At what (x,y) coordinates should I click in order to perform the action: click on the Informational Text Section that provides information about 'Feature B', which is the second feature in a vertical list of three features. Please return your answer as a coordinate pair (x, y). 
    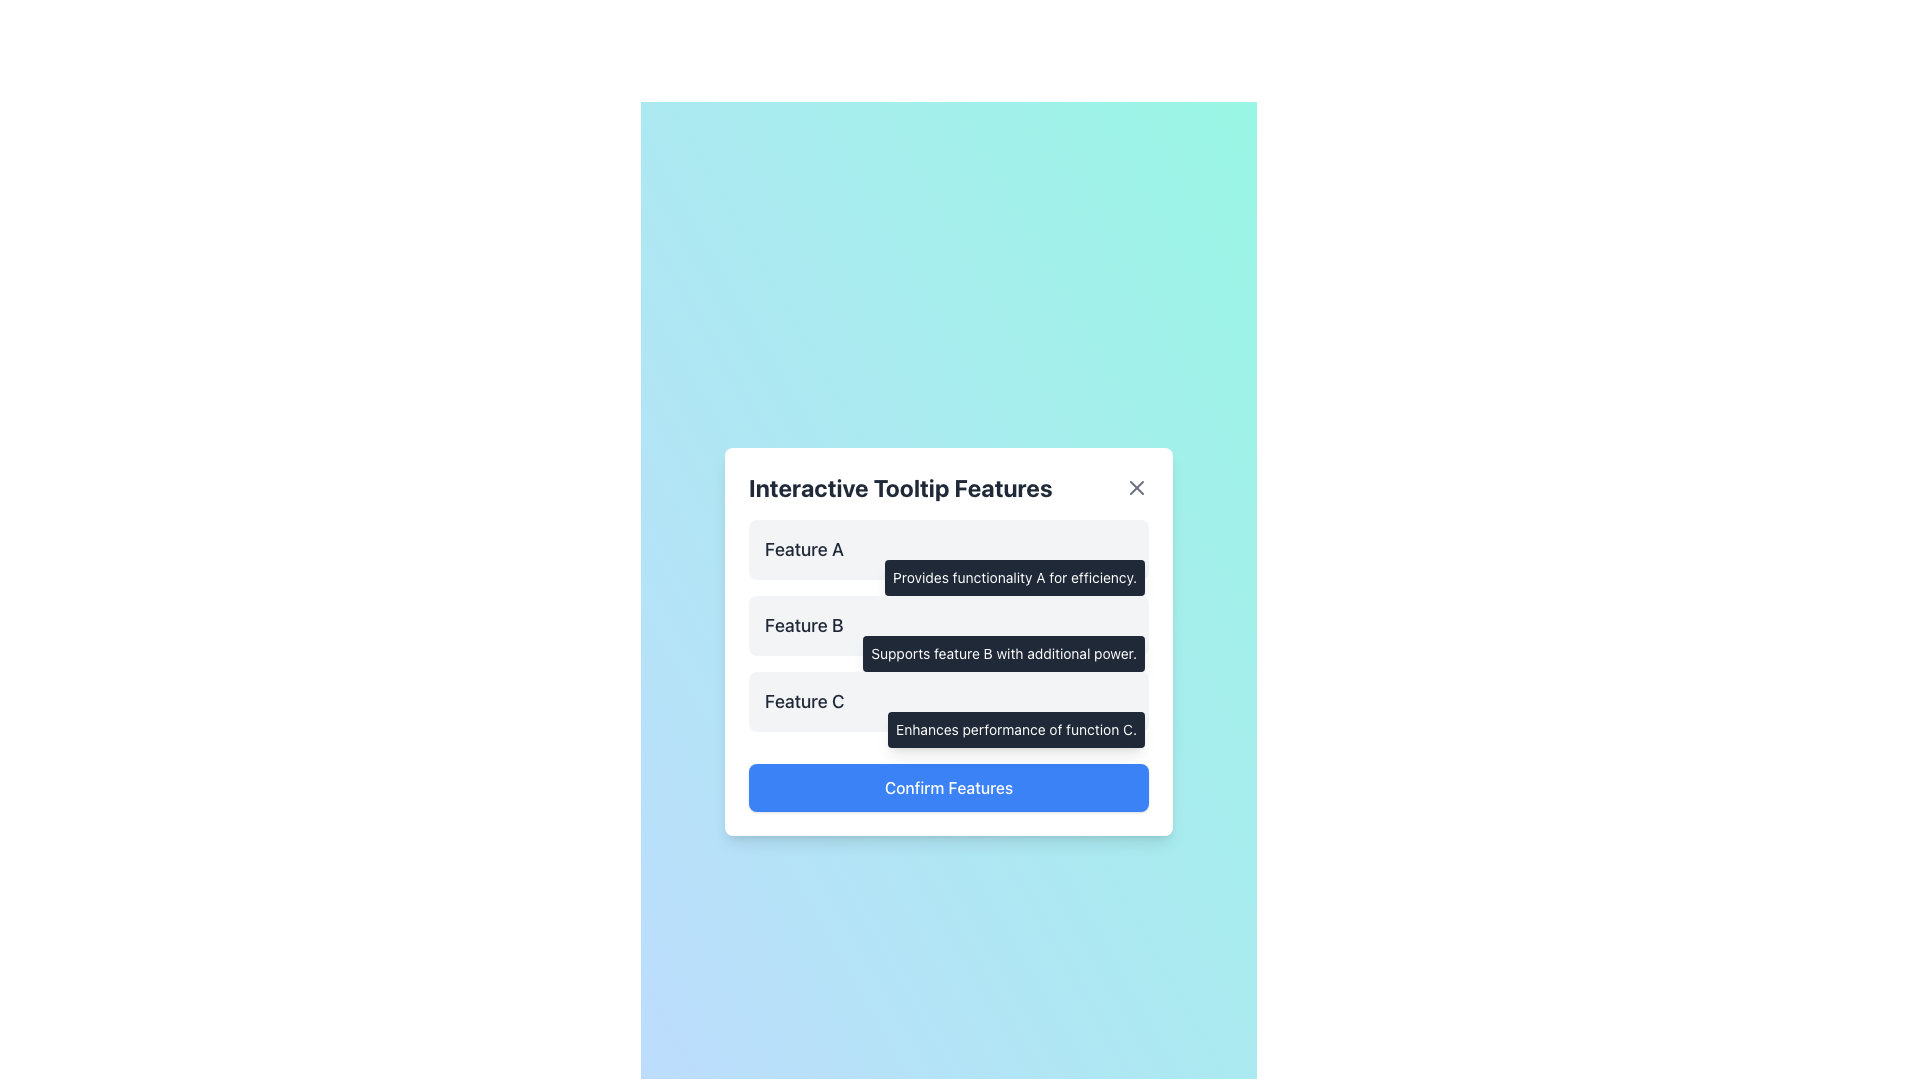
    Looking at the image, I should click on (948, 624).